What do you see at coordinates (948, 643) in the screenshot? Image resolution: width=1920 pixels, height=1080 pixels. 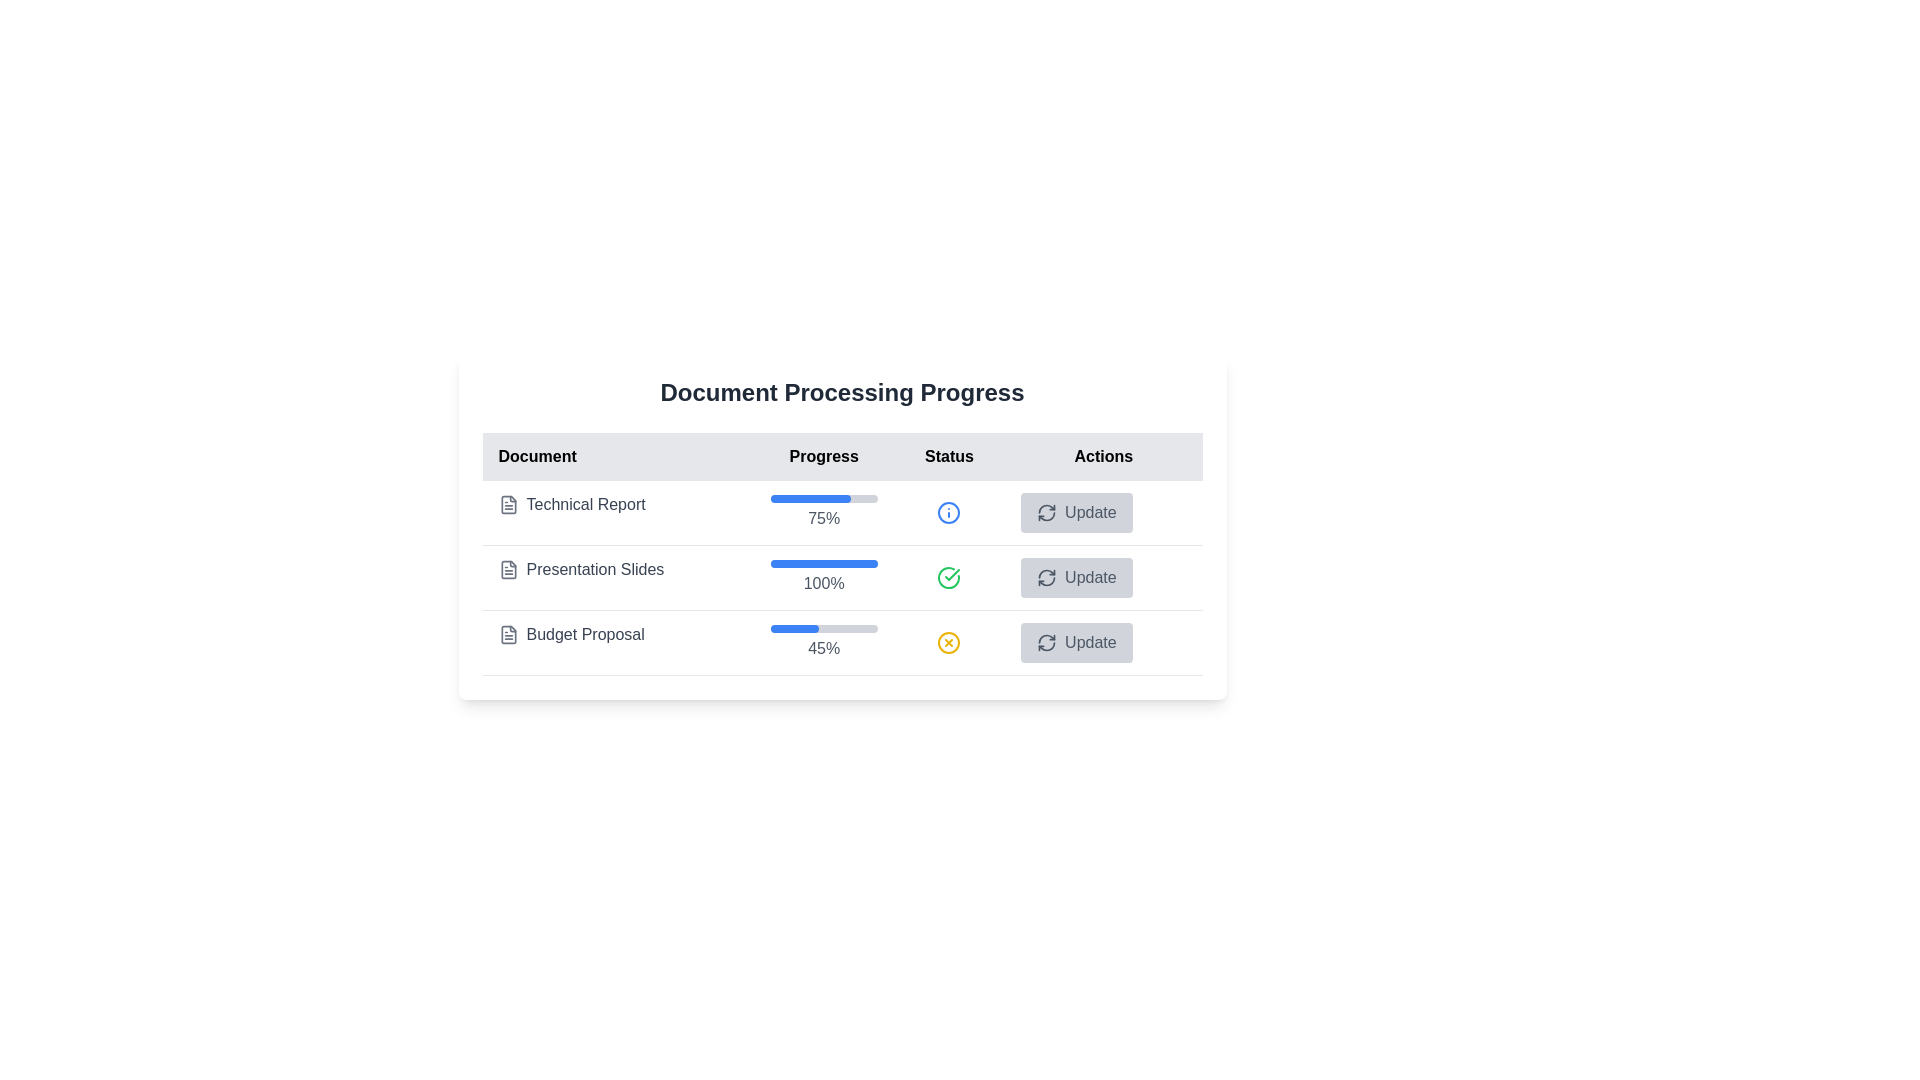 I see `the circular SVG-based status indicator with a yellow outline and an 'X' symbol in the 'Status' column of the 'Budget Proposal' row, located towards the right of the '45%' progress bar` at bounding box center [948, 643].